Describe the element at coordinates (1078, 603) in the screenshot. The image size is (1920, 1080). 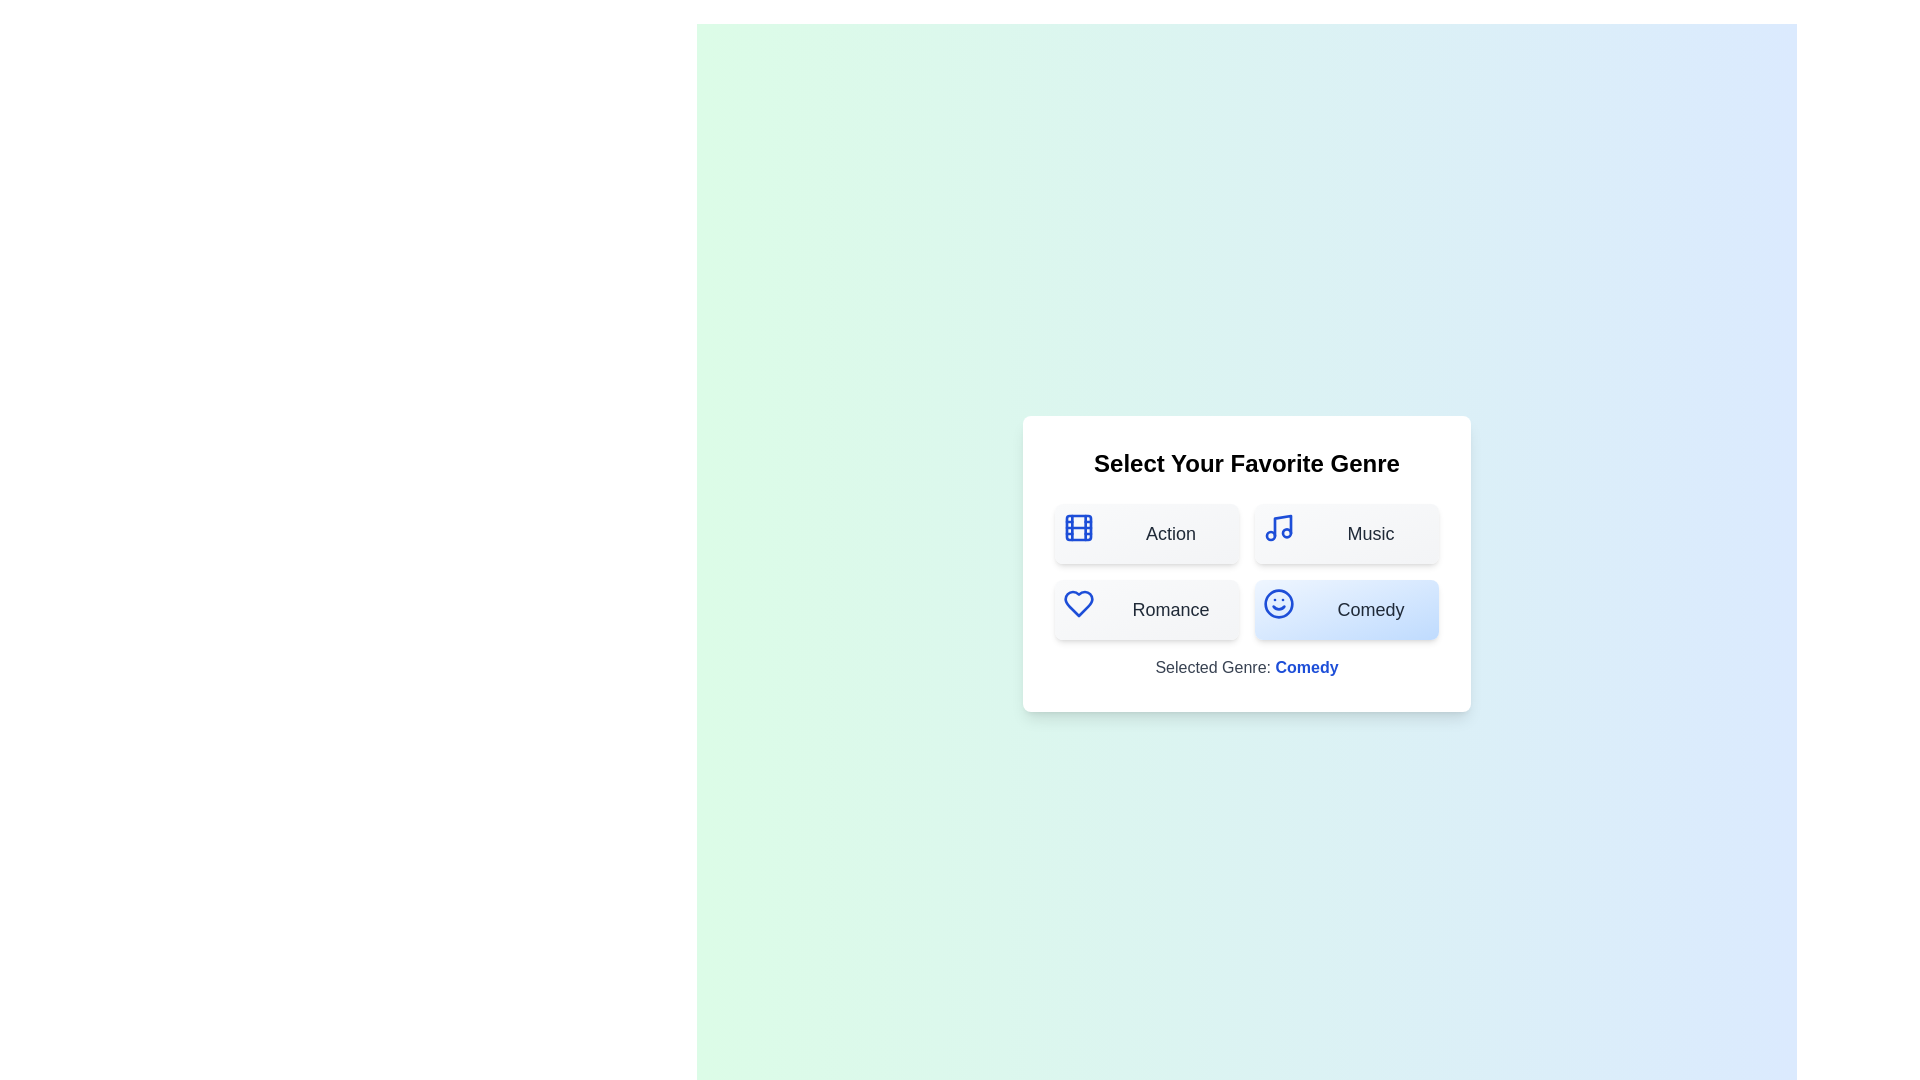
I see `the 'Romance' button which contains the icon representing the 'Romance' category, located at the top-left corner of the button` at that location.